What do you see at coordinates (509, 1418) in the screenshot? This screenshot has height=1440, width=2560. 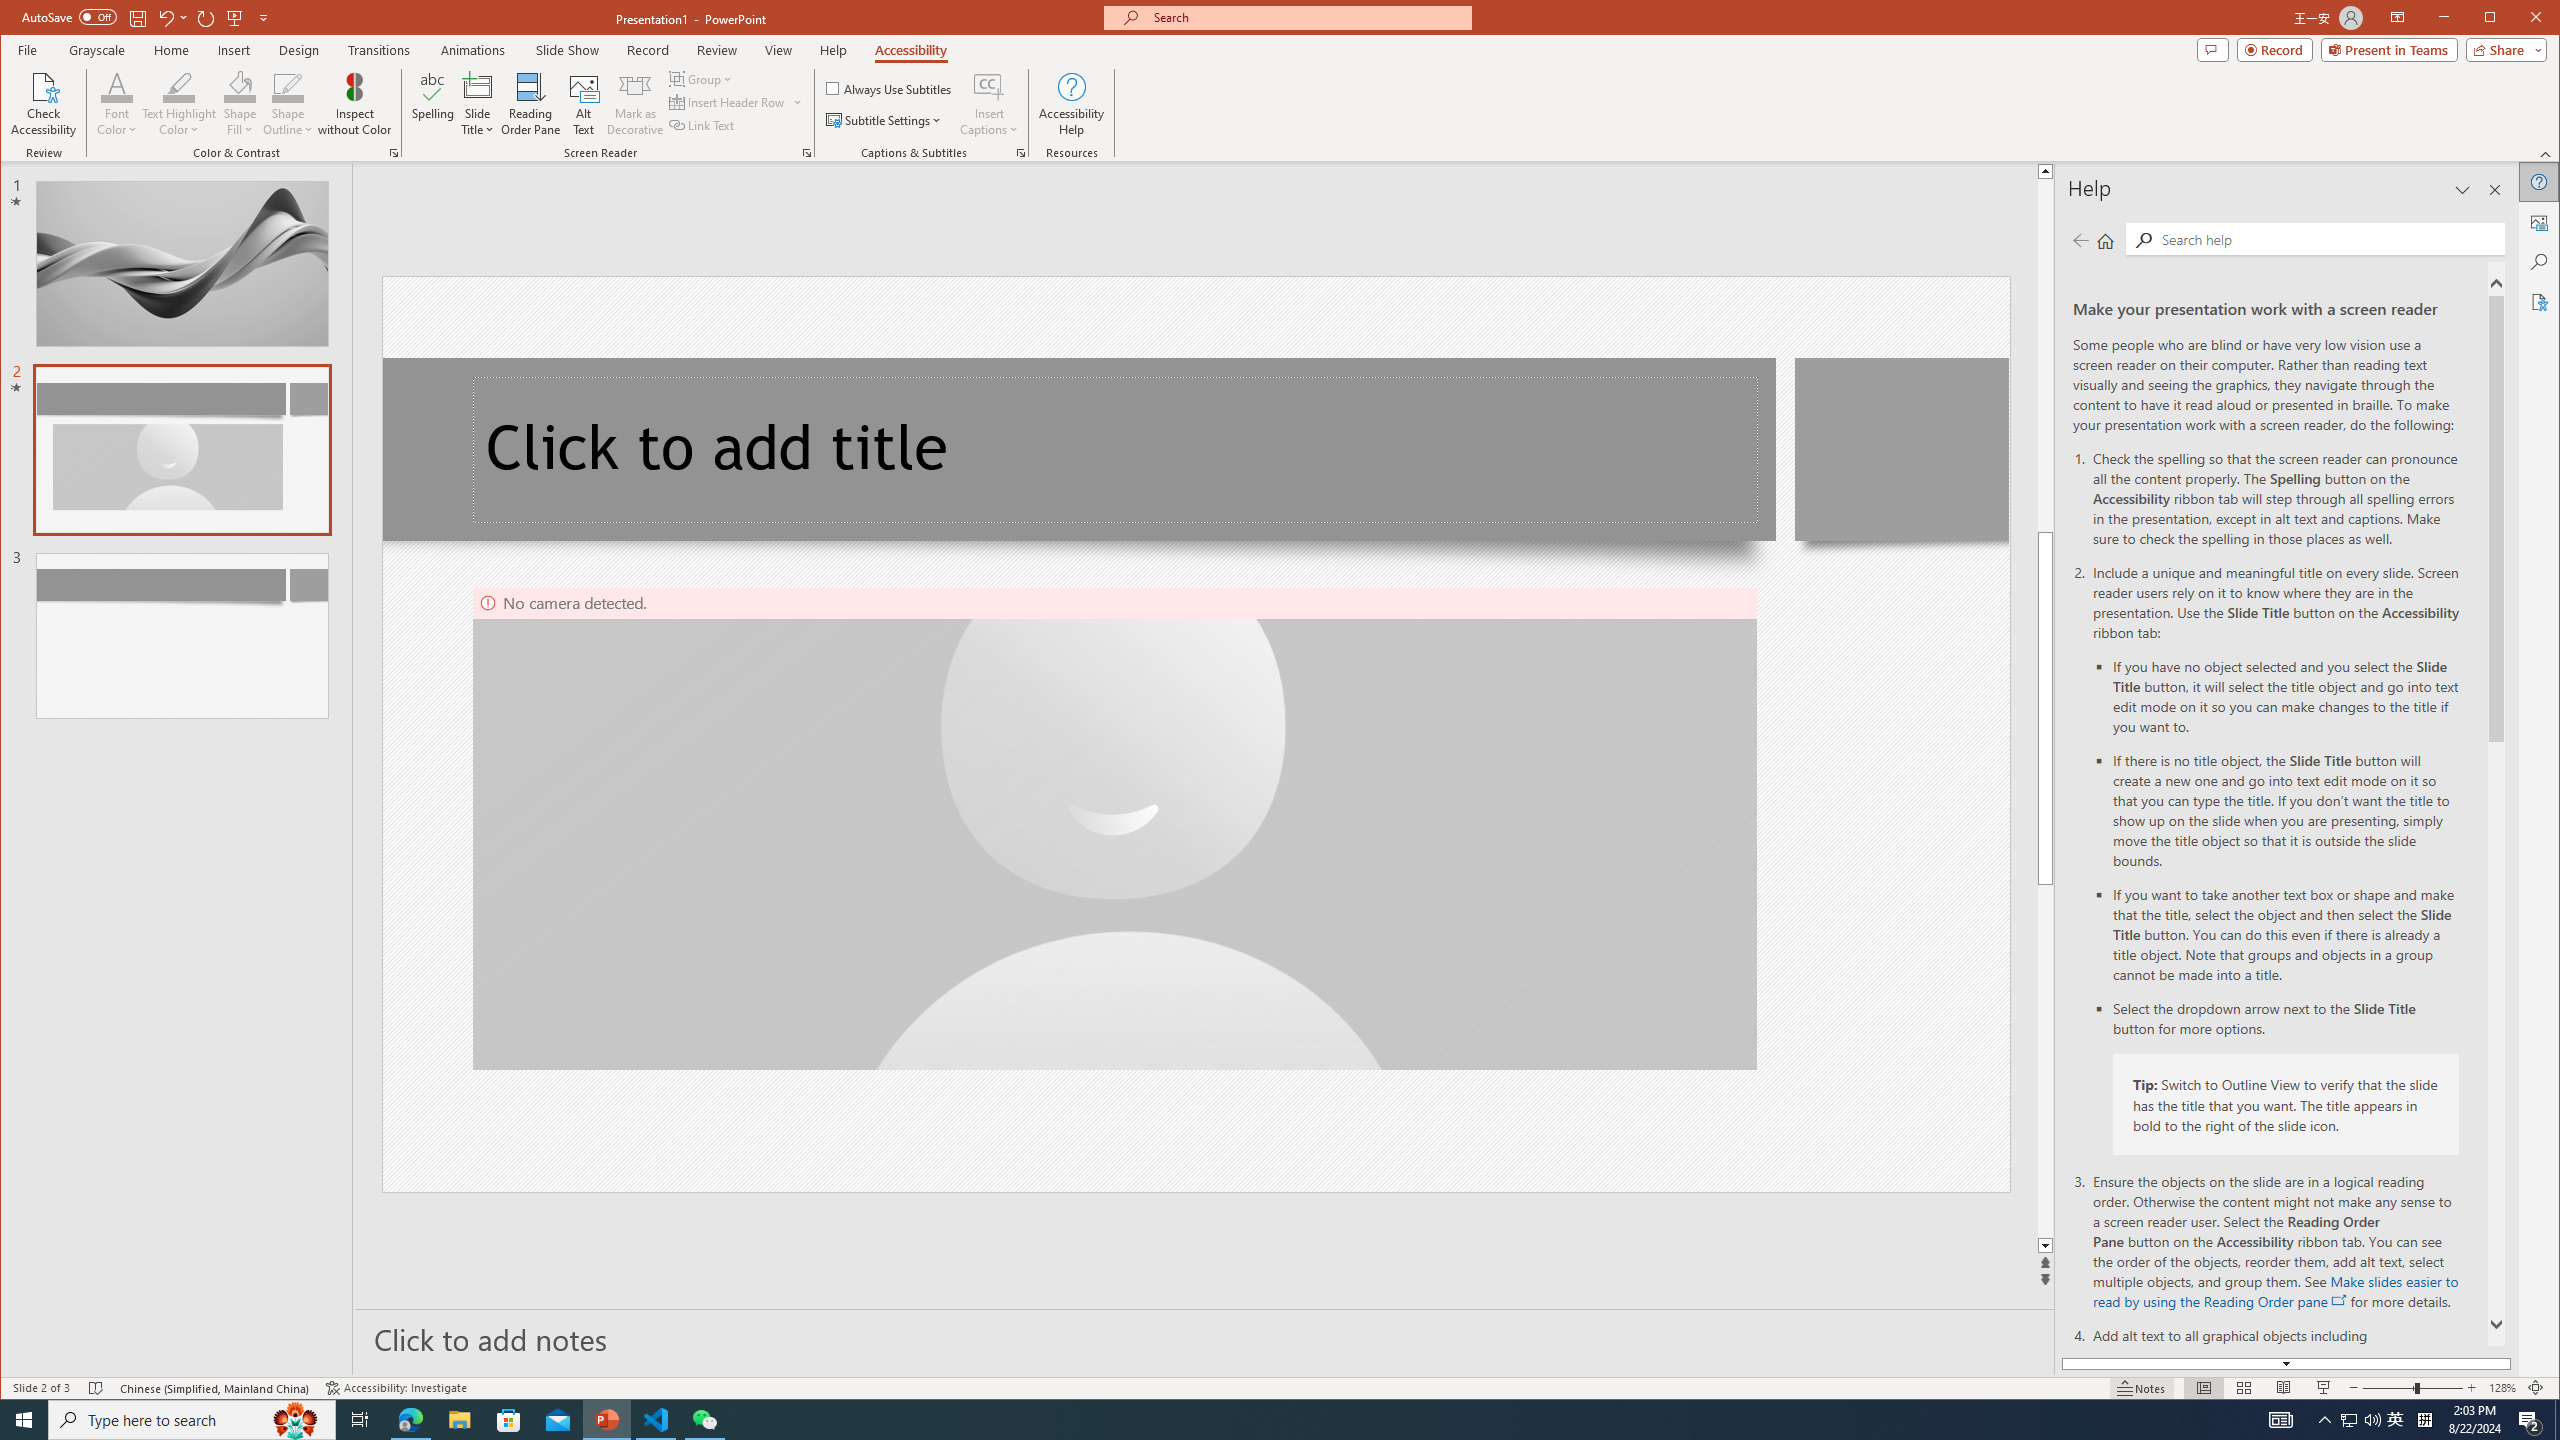 I see `'Microsoft Store'` at bounding box center [509, 1418].